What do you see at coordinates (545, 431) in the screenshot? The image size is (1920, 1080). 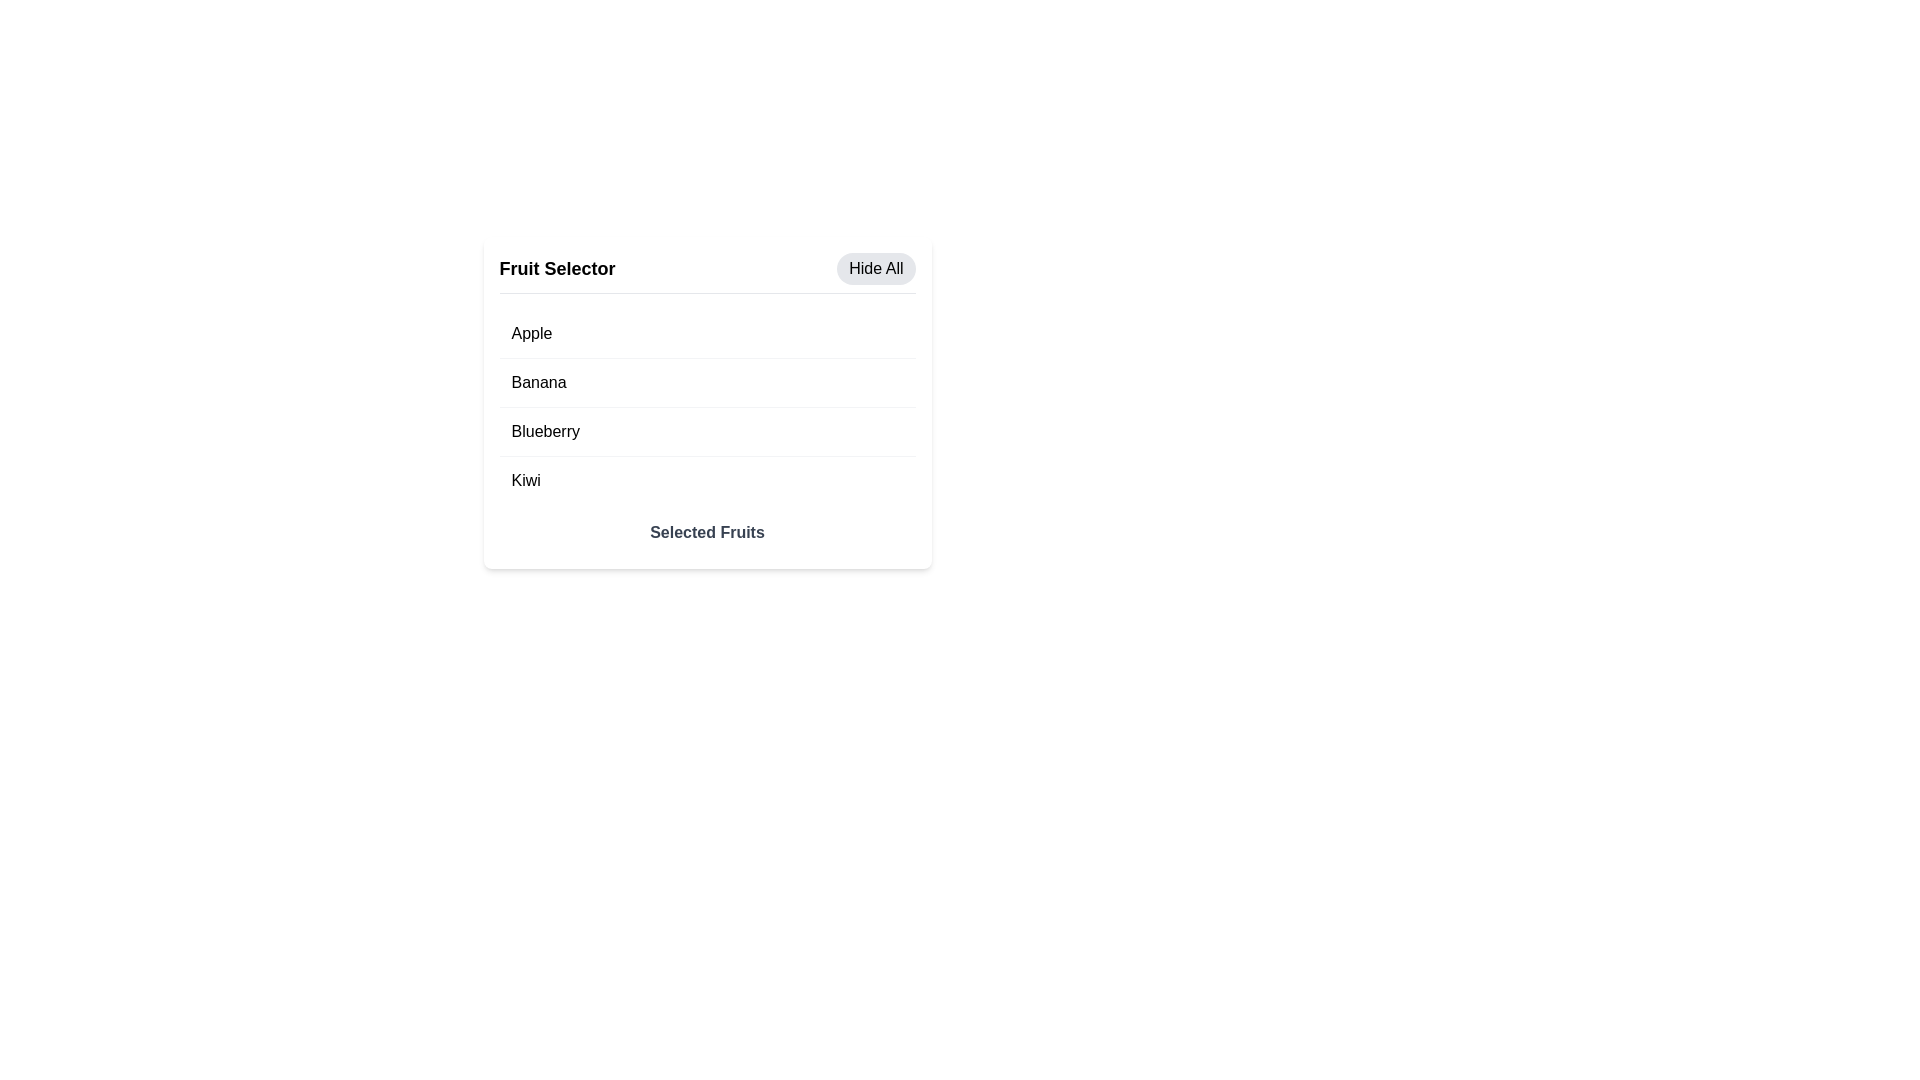 I see `the text label displaying 'Blueberry' in the 'Fruit Selector' list` at bounding box center [545, 431].